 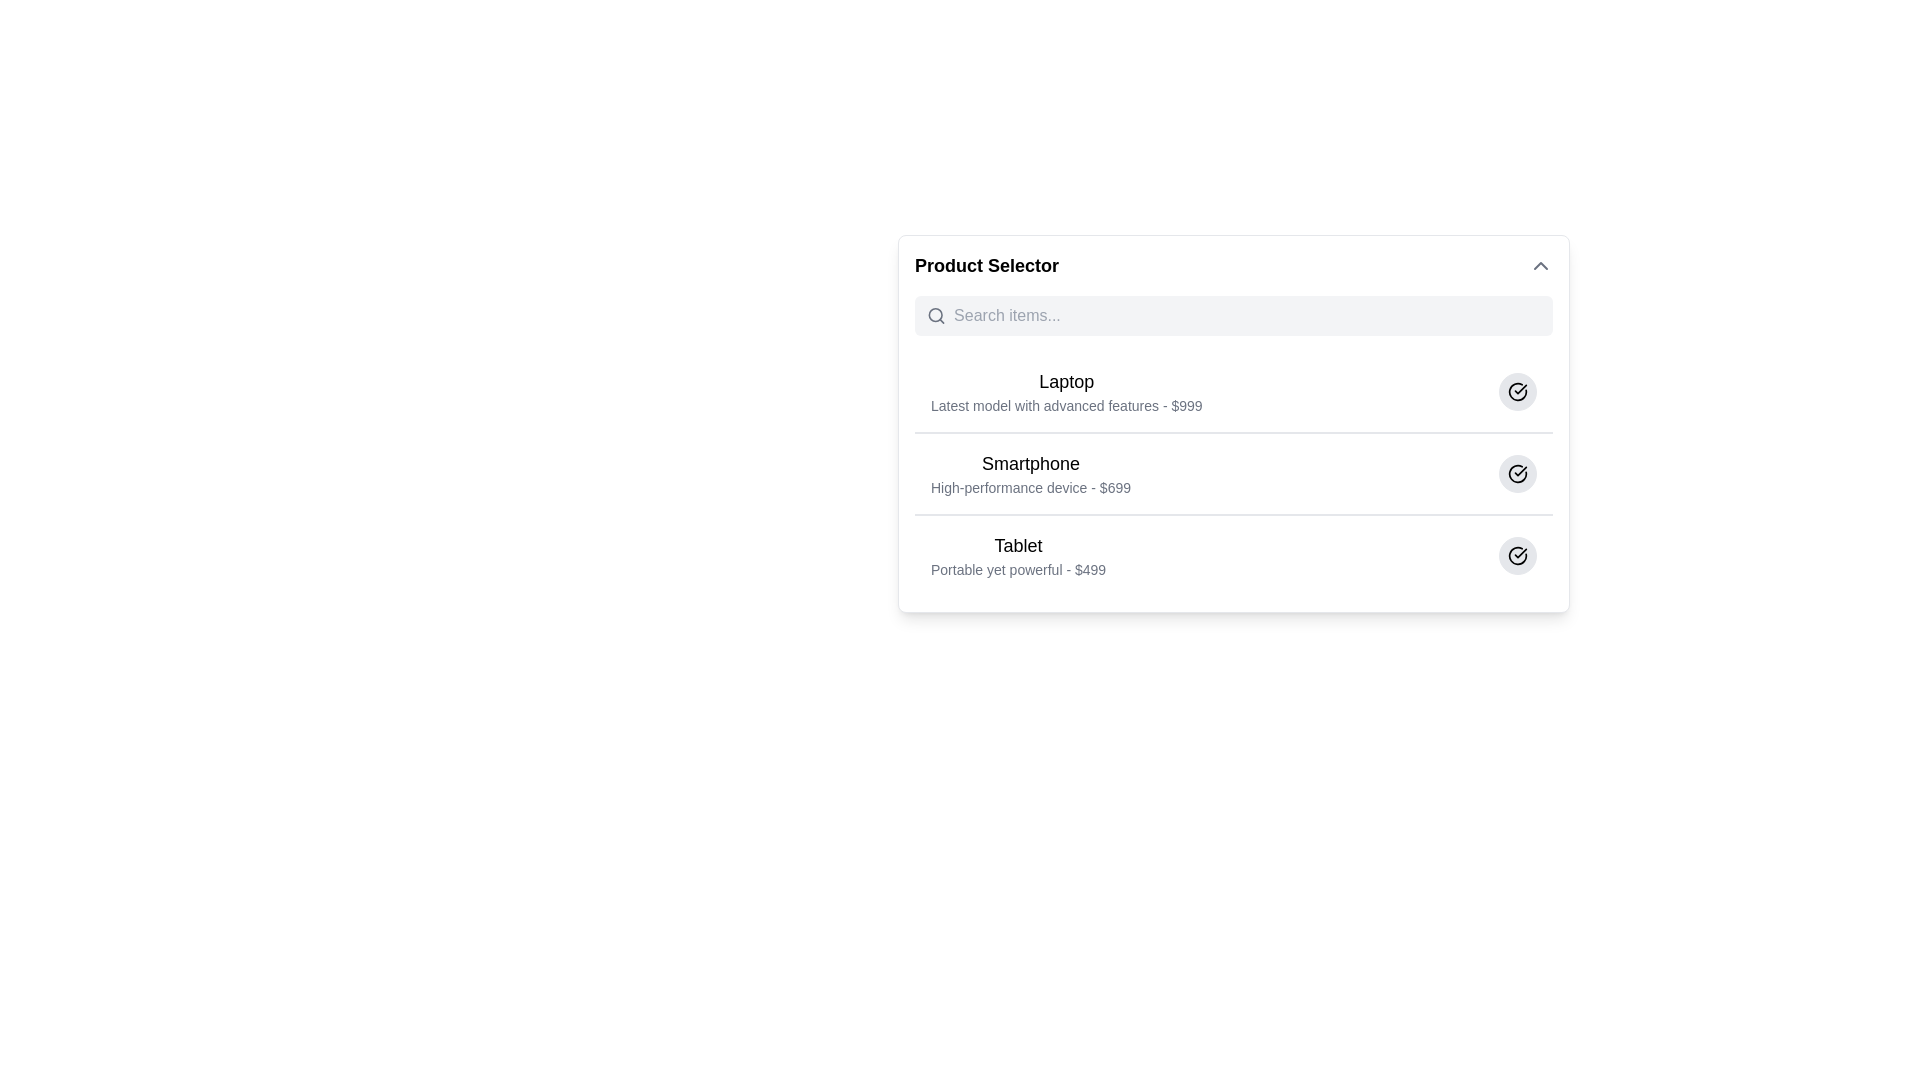 I want to click on the second list item titled 'Smartphone' with a description 'High-performance device - $699', so click(x=1232, y=473).